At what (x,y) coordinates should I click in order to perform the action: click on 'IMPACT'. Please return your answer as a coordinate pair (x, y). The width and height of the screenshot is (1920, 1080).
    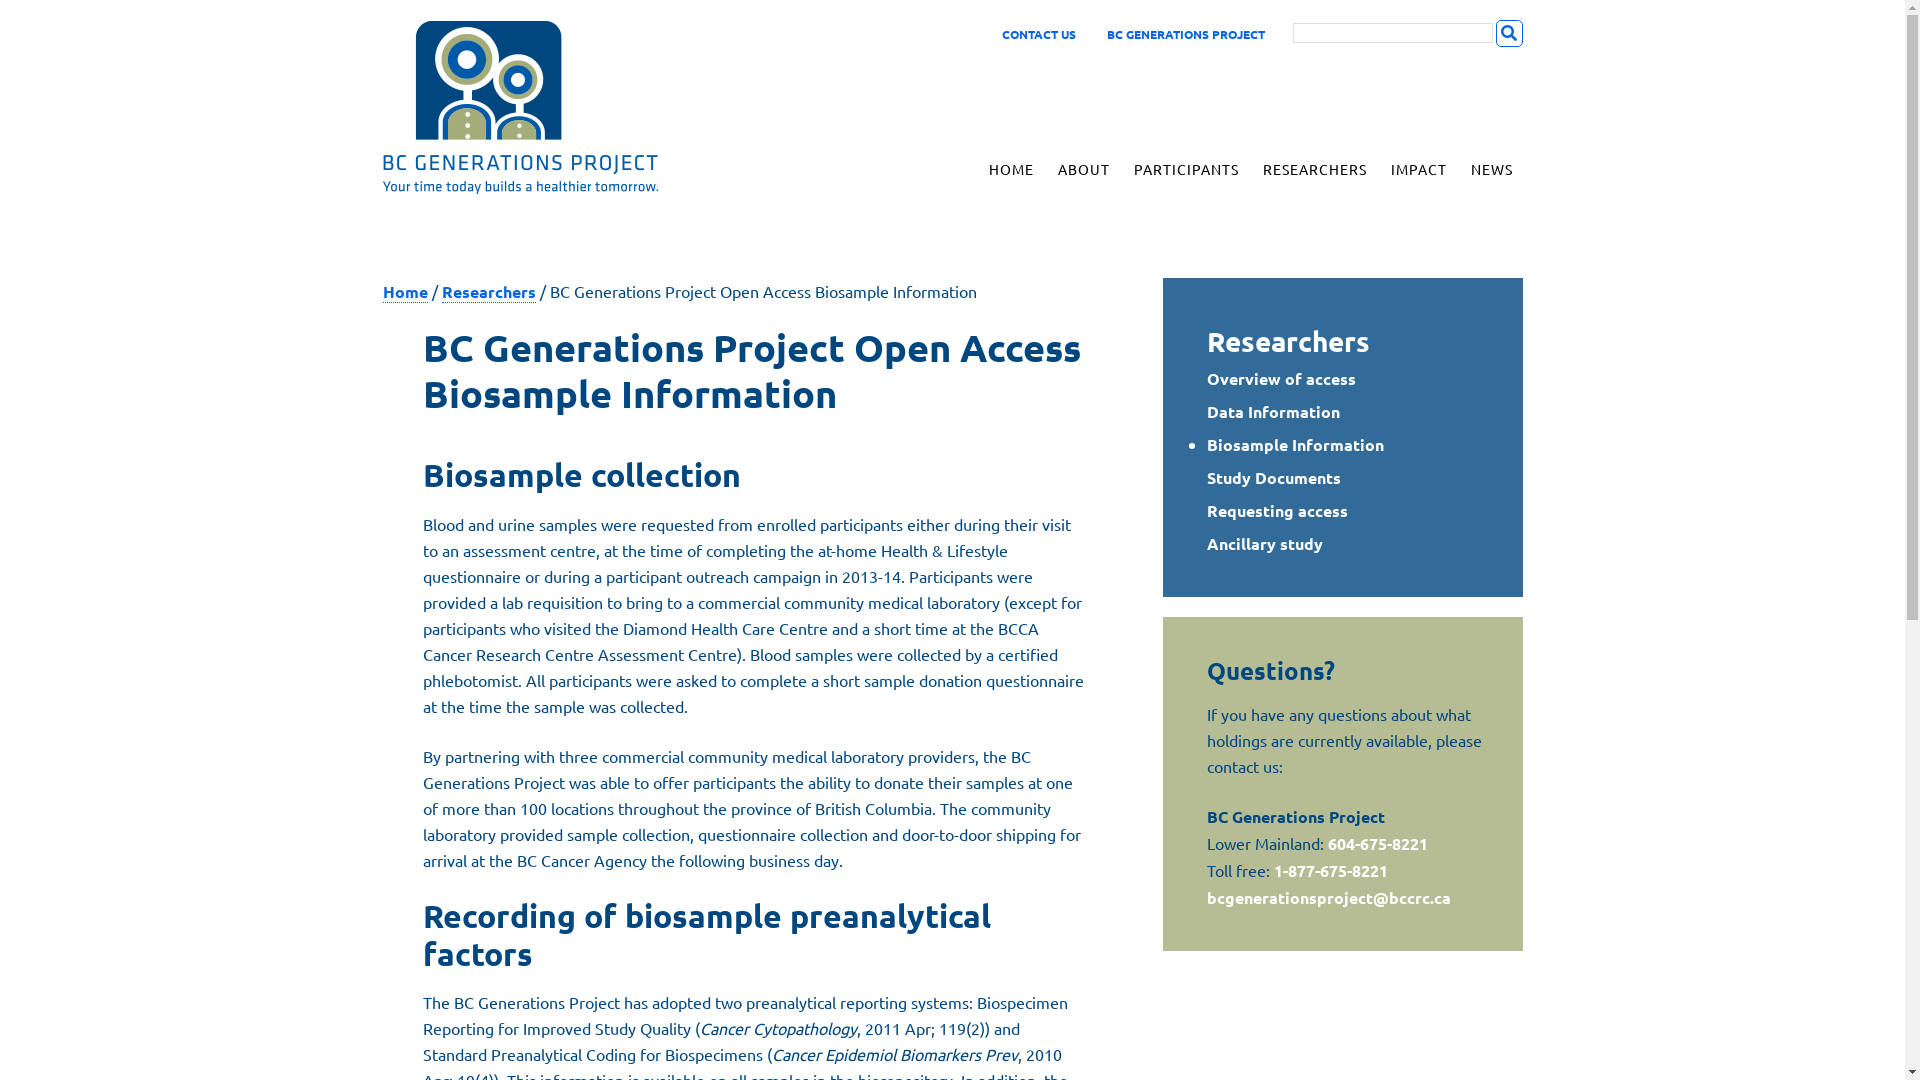
    Looking at the image, I should click on (1416, 168).